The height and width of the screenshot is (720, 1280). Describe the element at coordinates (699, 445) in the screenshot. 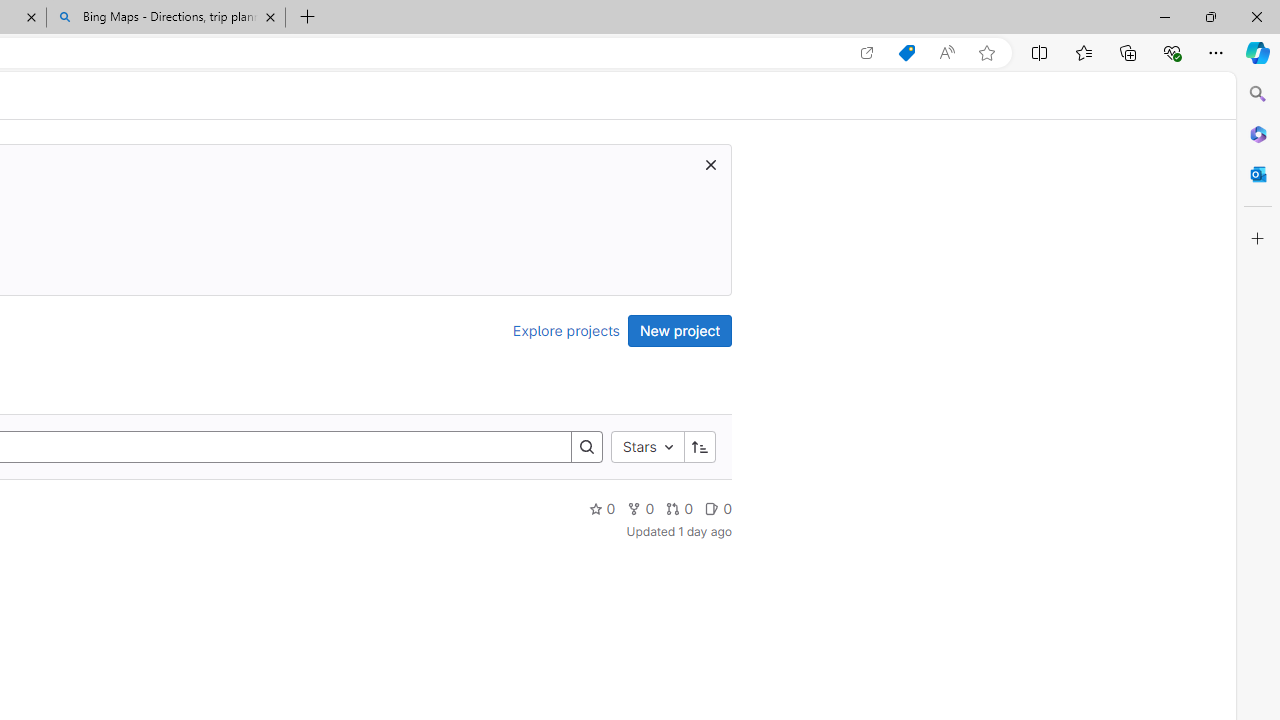

I see `'Sort direction: Ascending'` at that location.